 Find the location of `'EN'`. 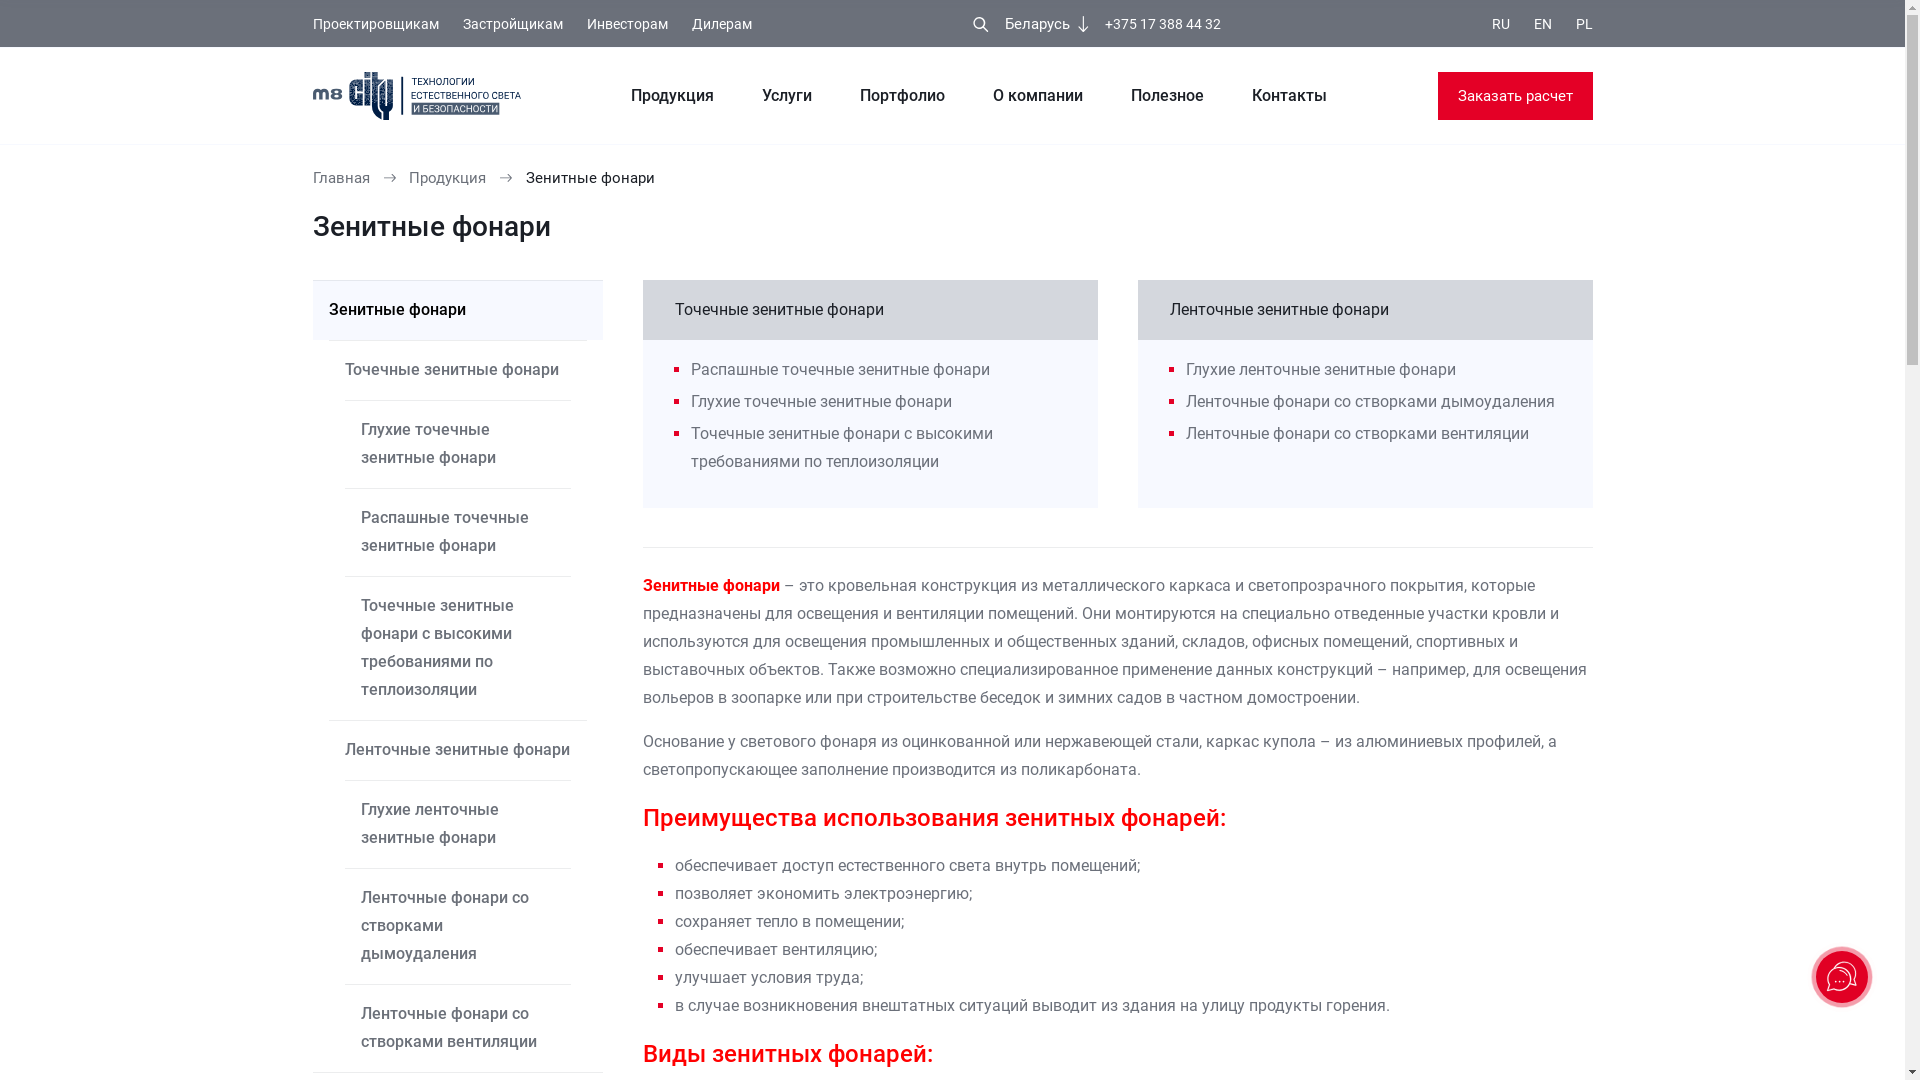

'EN' is located at coordinates (1533, 24).